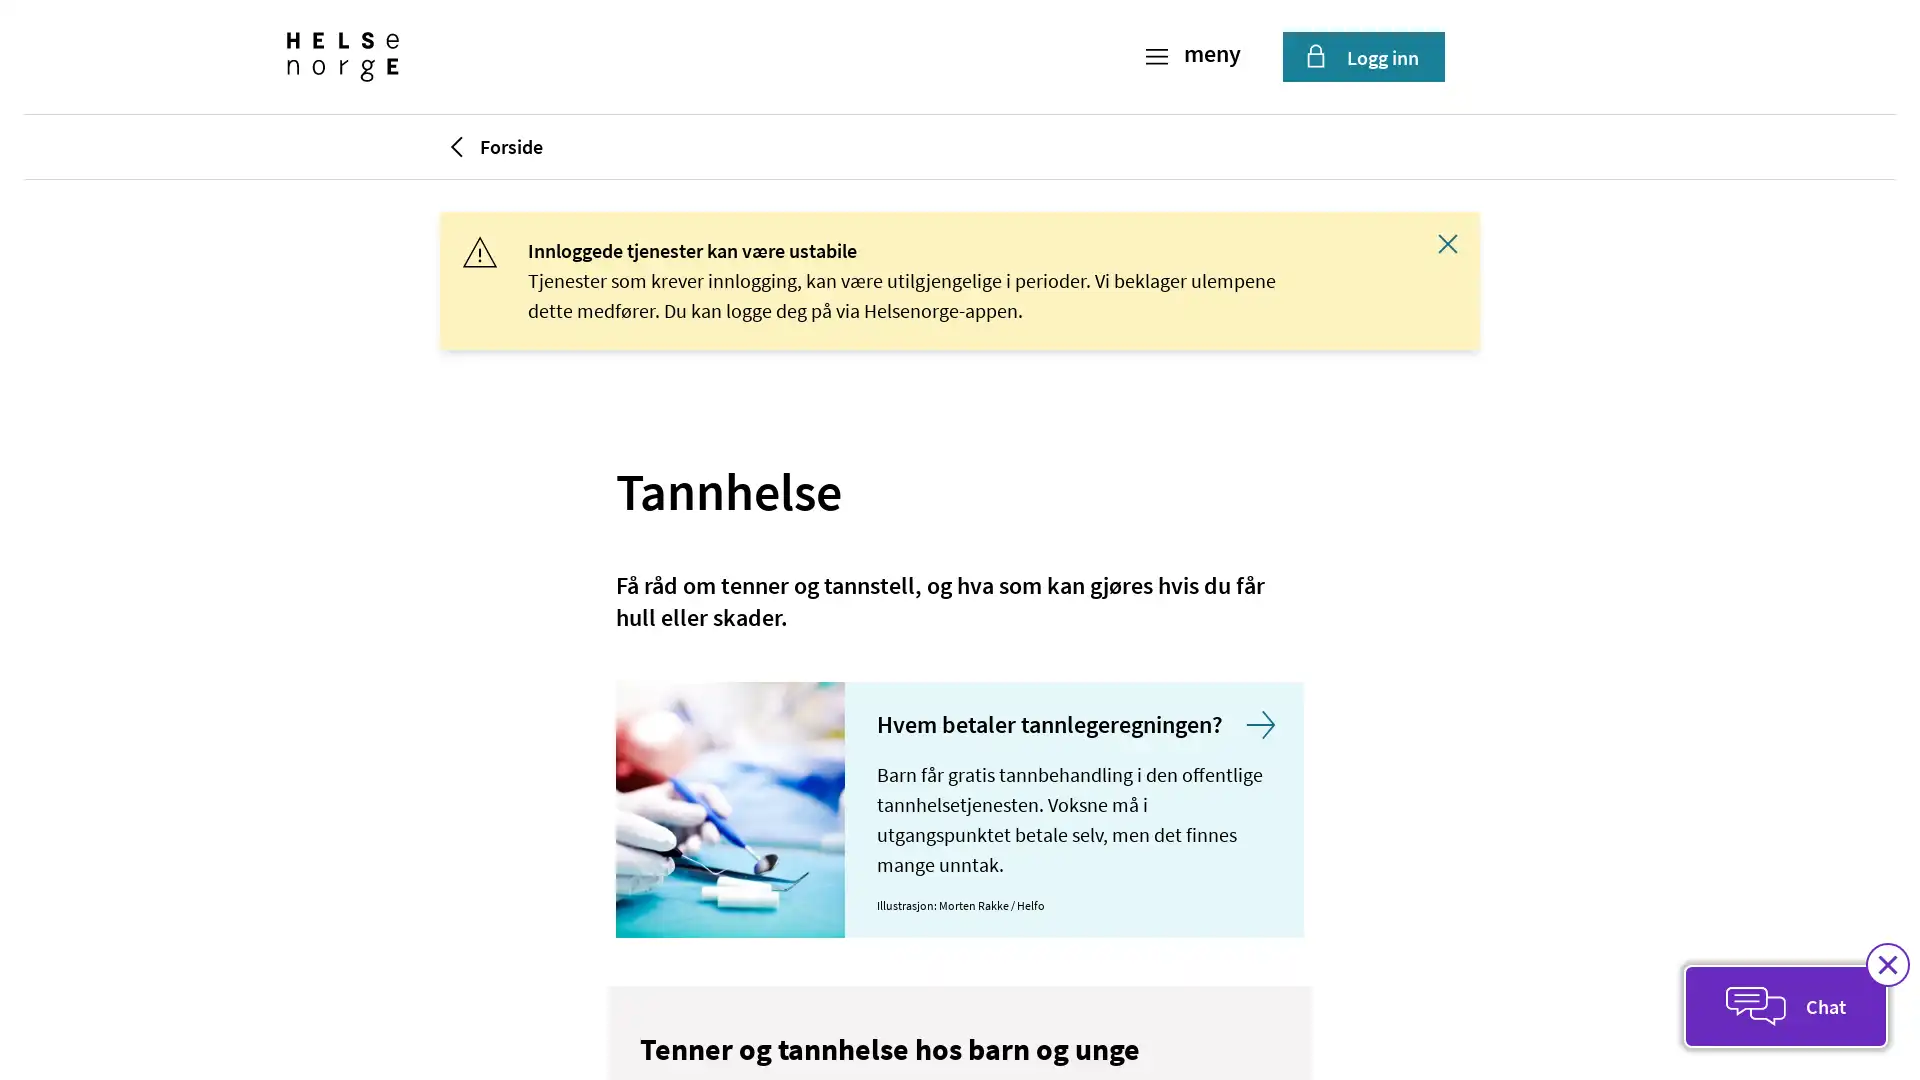 This screenshot has height=1080, width=1920. I want to click on Chat, so click(1785, 1006).